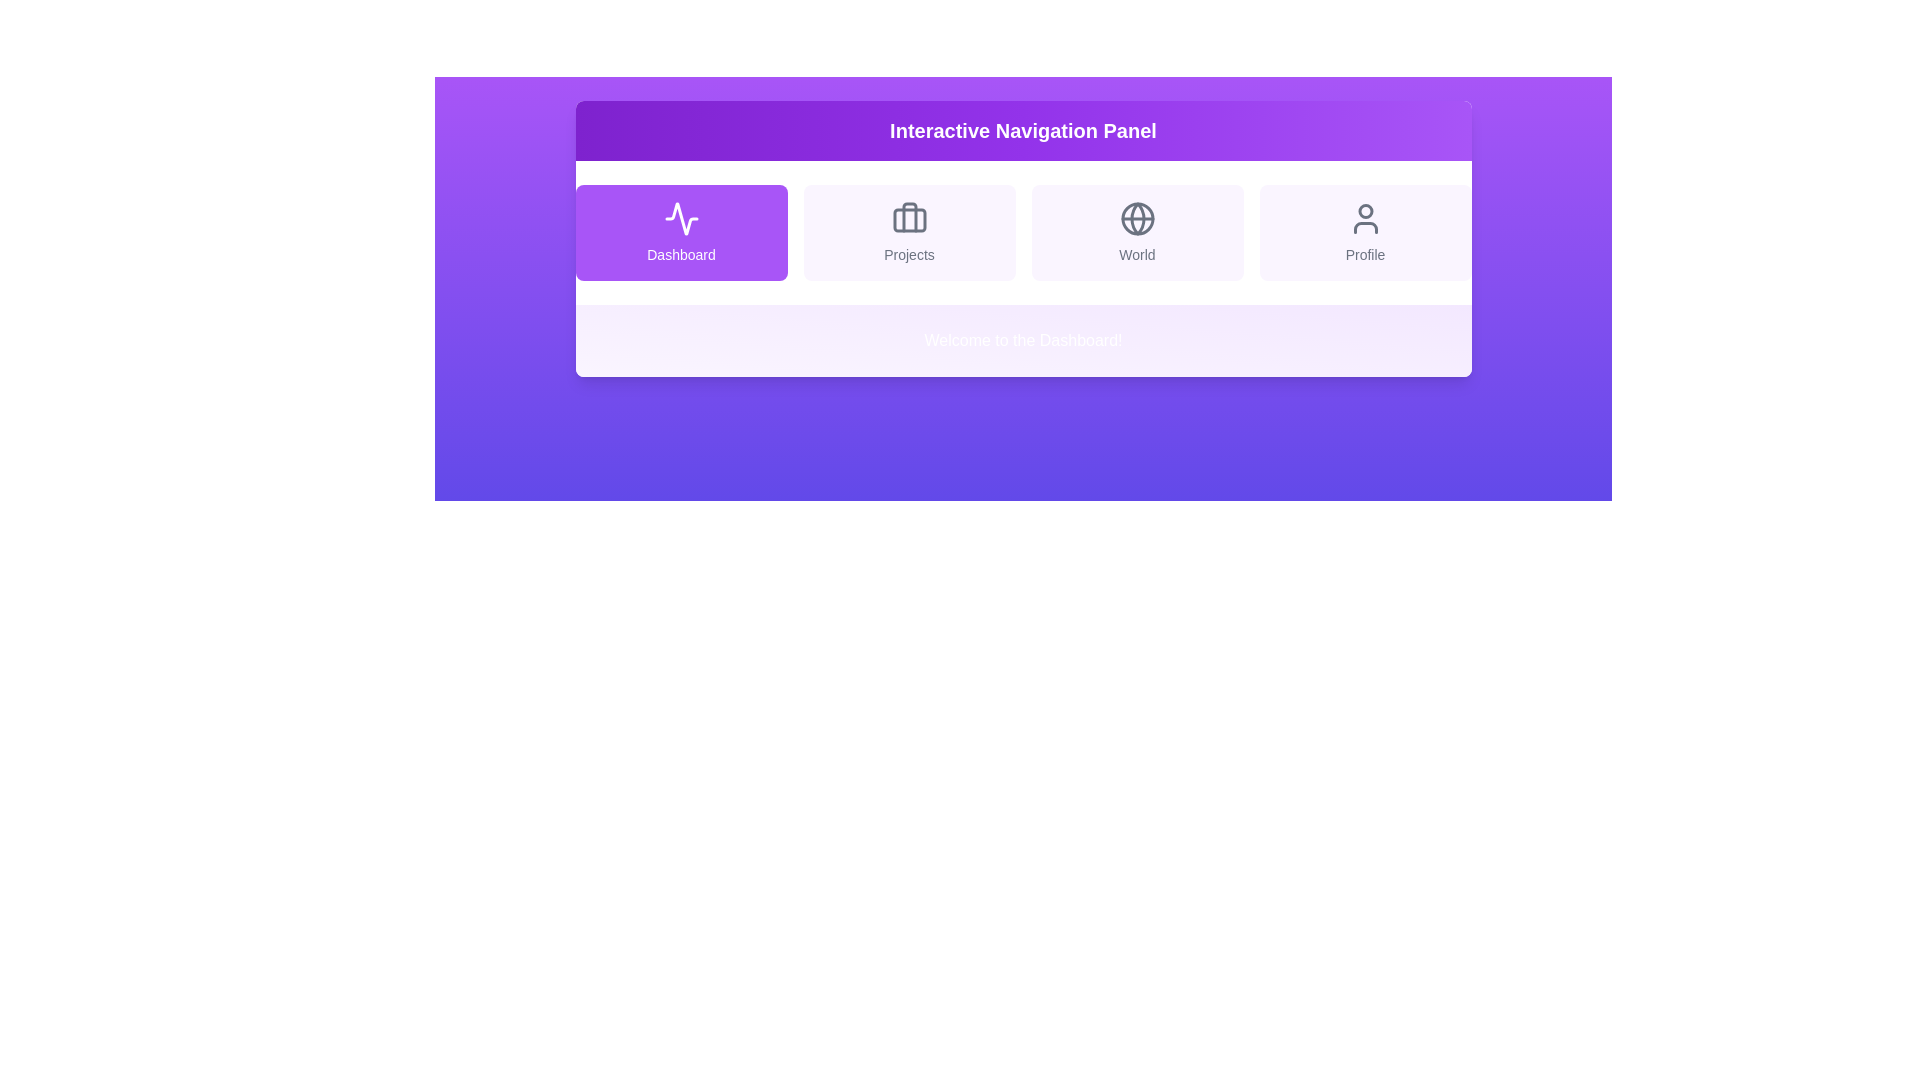  Describe the element at coordinates (1364, 211) in the screenshot. I see `the circular head of the user profile icon located in the fourth slot of the navigation bar labeled 'Profile'` at that location.